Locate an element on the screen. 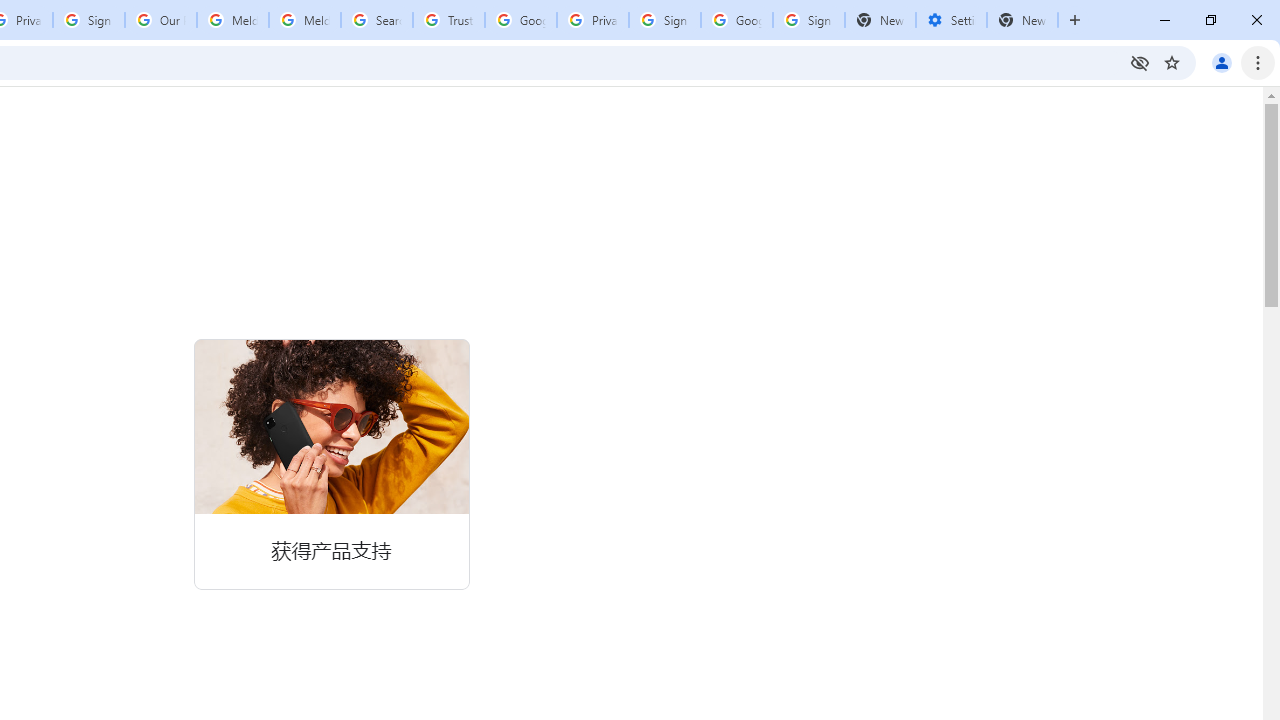 This screenshot has width=1280, height=720. 'Google Ads - Sign in' is located at coordinates (520, 20).